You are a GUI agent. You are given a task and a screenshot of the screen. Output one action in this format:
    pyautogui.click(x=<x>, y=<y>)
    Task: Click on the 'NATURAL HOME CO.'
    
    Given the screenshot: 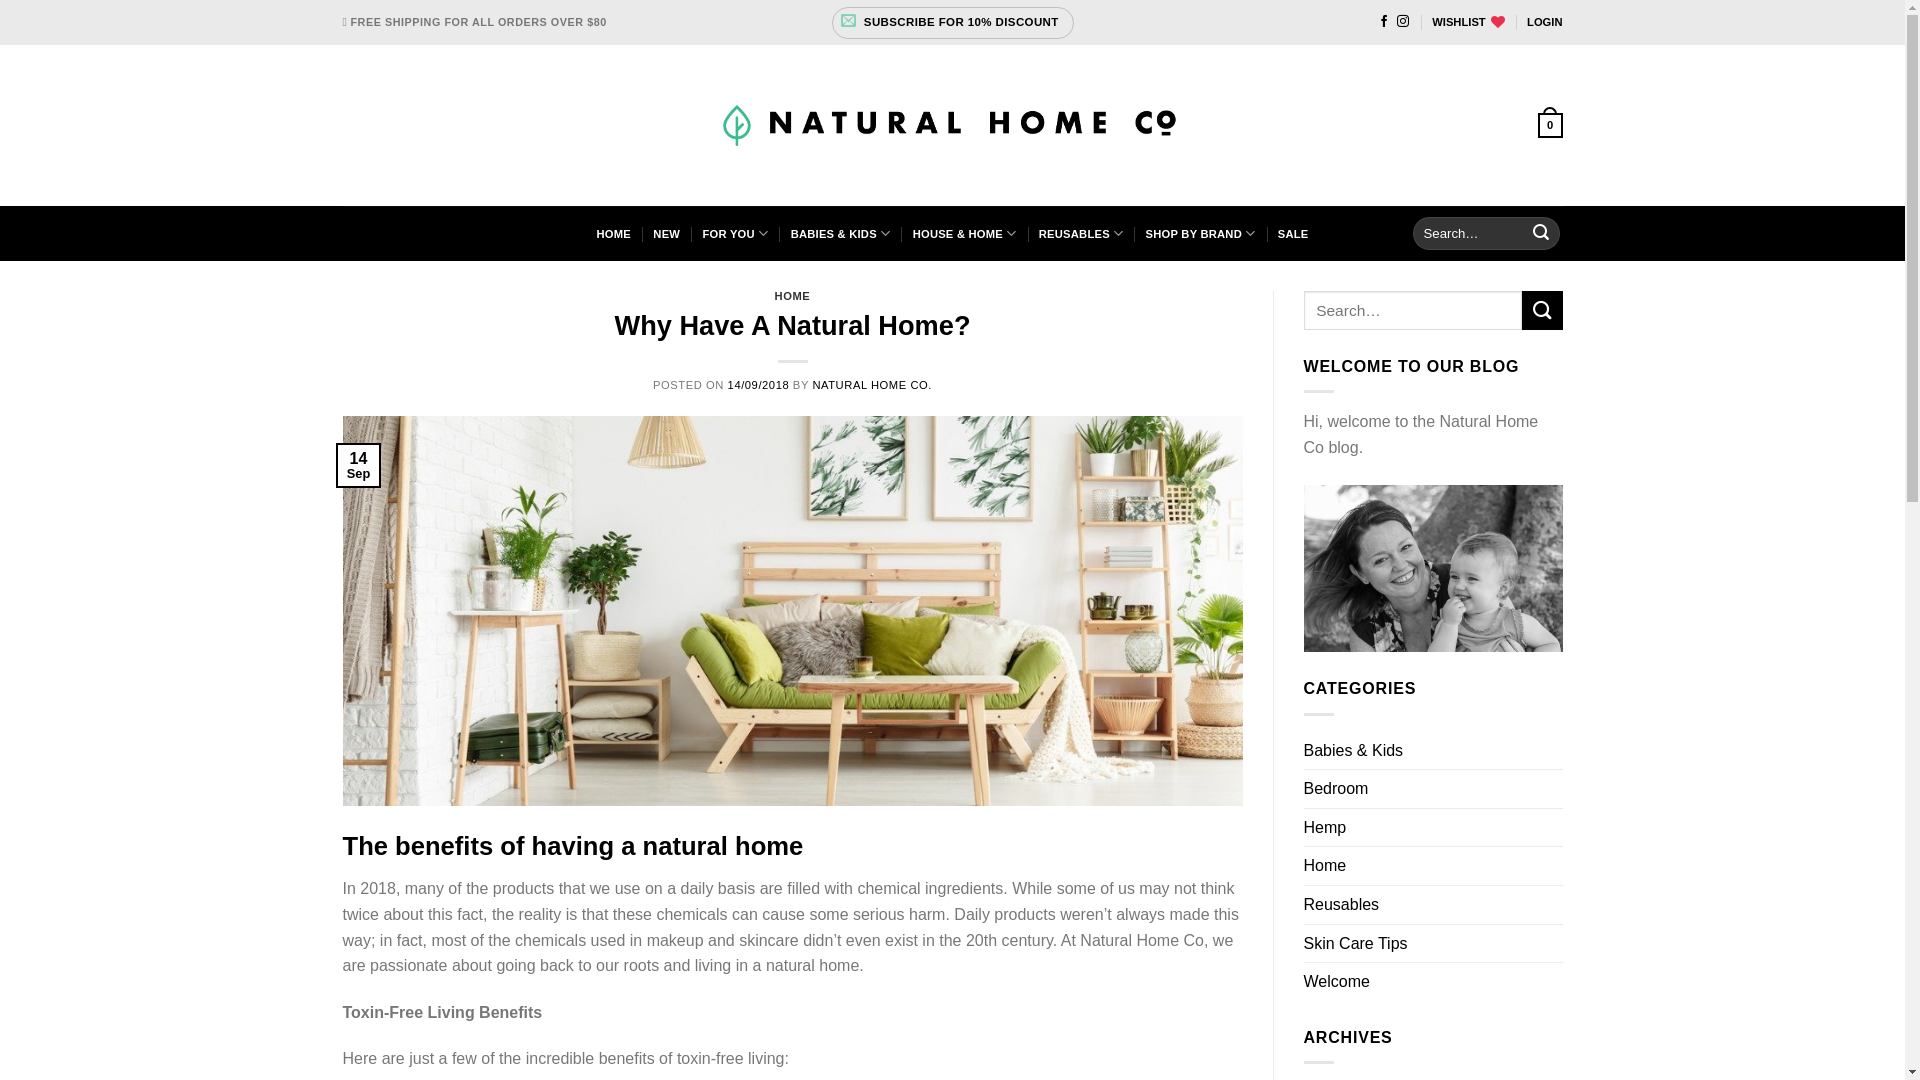 What is the action you would take?
    pyautogui.click(x=872, y=385)
    